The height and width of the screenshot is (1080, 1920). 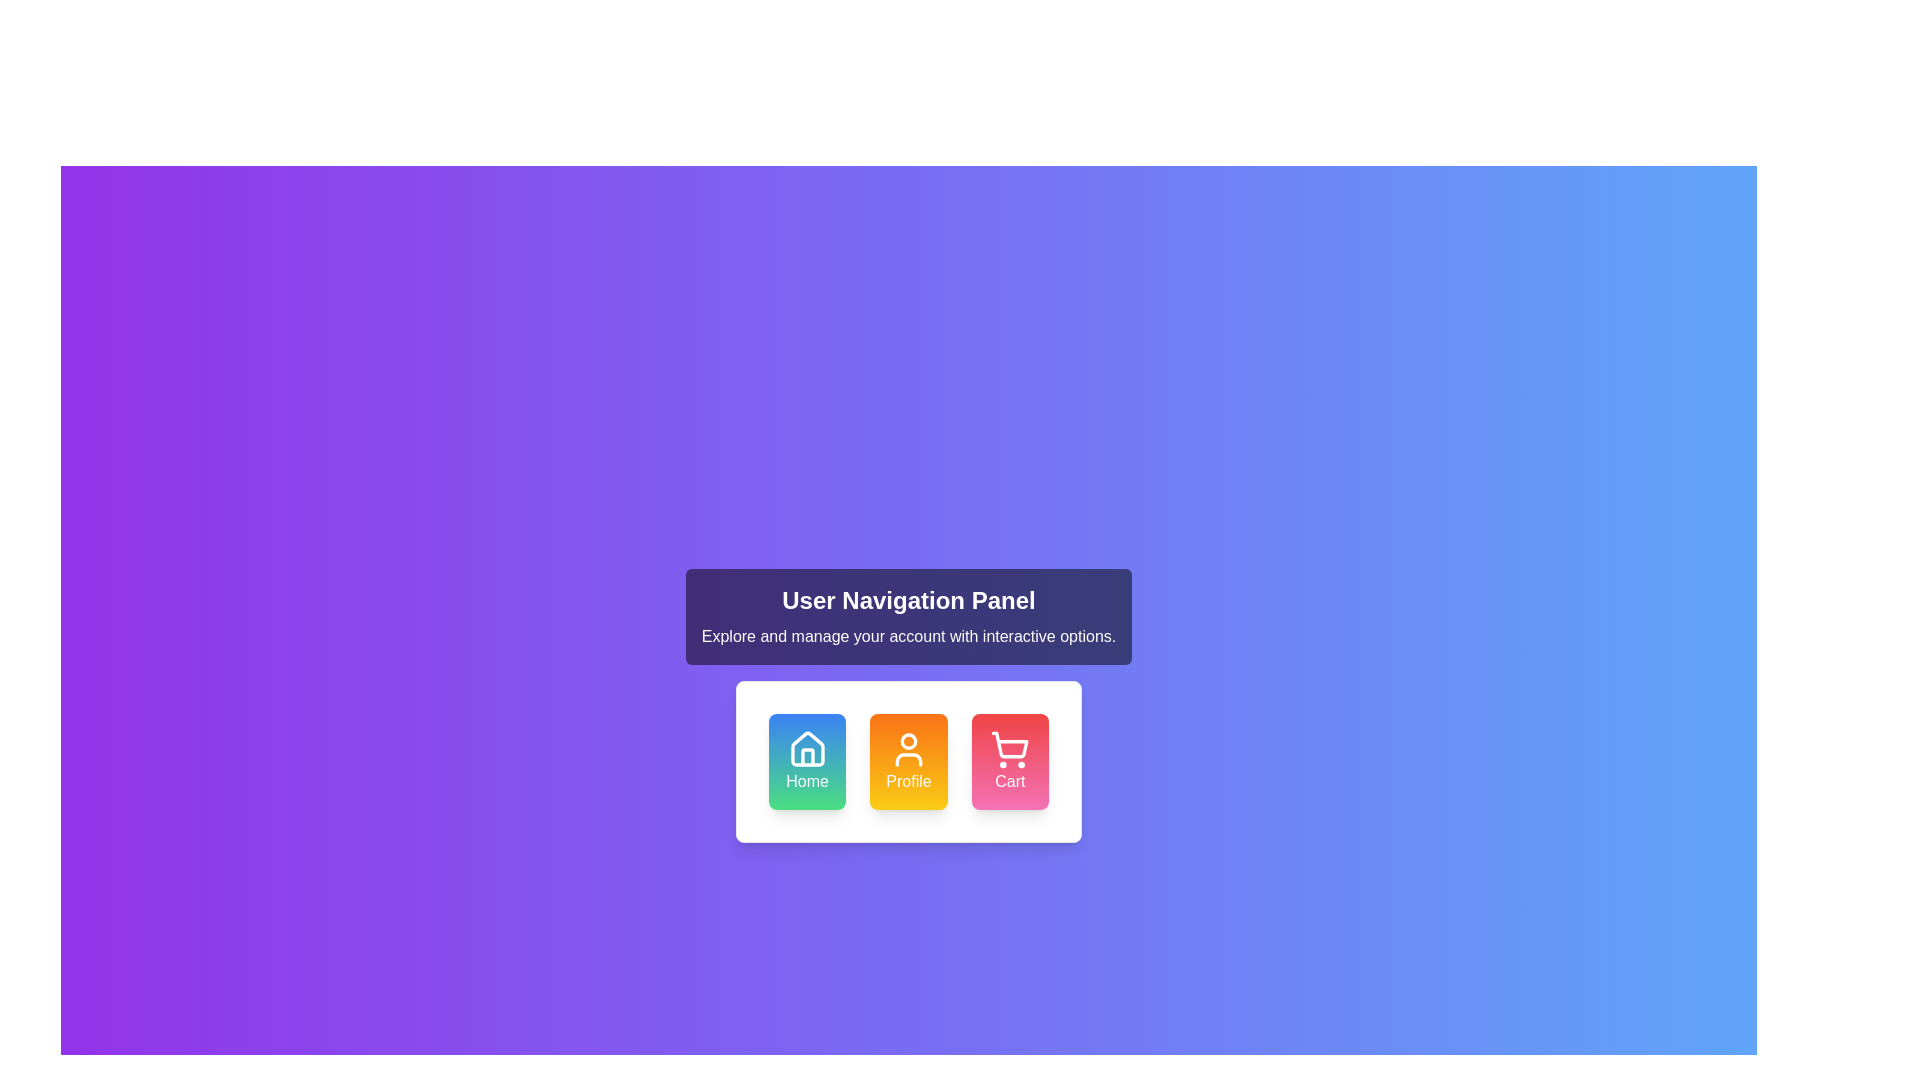 What do you see at coordinates (807, 762) in the screenshot?
I see `the 'Home' button, which is a square tile with a gradient background from green to blue and a white house icon, to observe its interactive styling` at bounding box center [807, 762].